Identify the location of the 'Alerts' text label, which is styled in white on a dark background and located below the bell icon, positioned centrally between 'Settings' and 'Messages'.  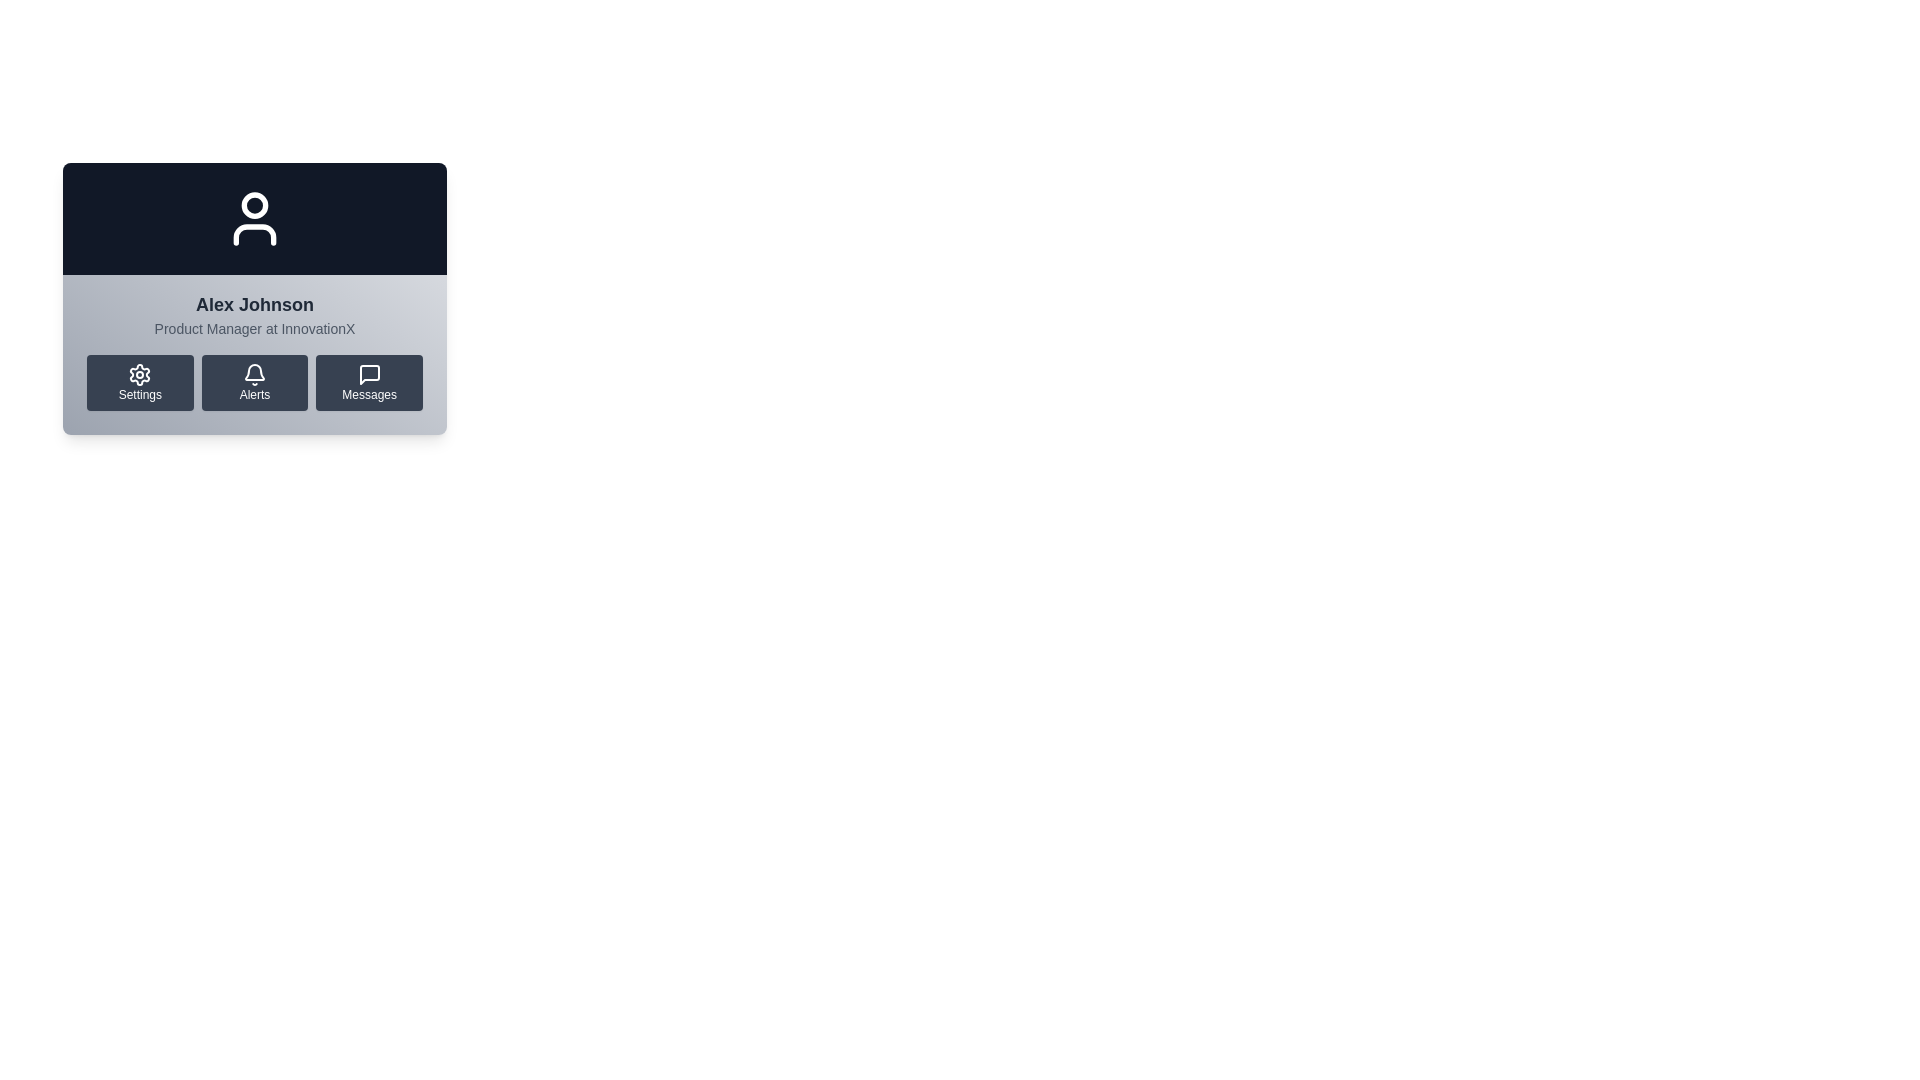
(253, 394).